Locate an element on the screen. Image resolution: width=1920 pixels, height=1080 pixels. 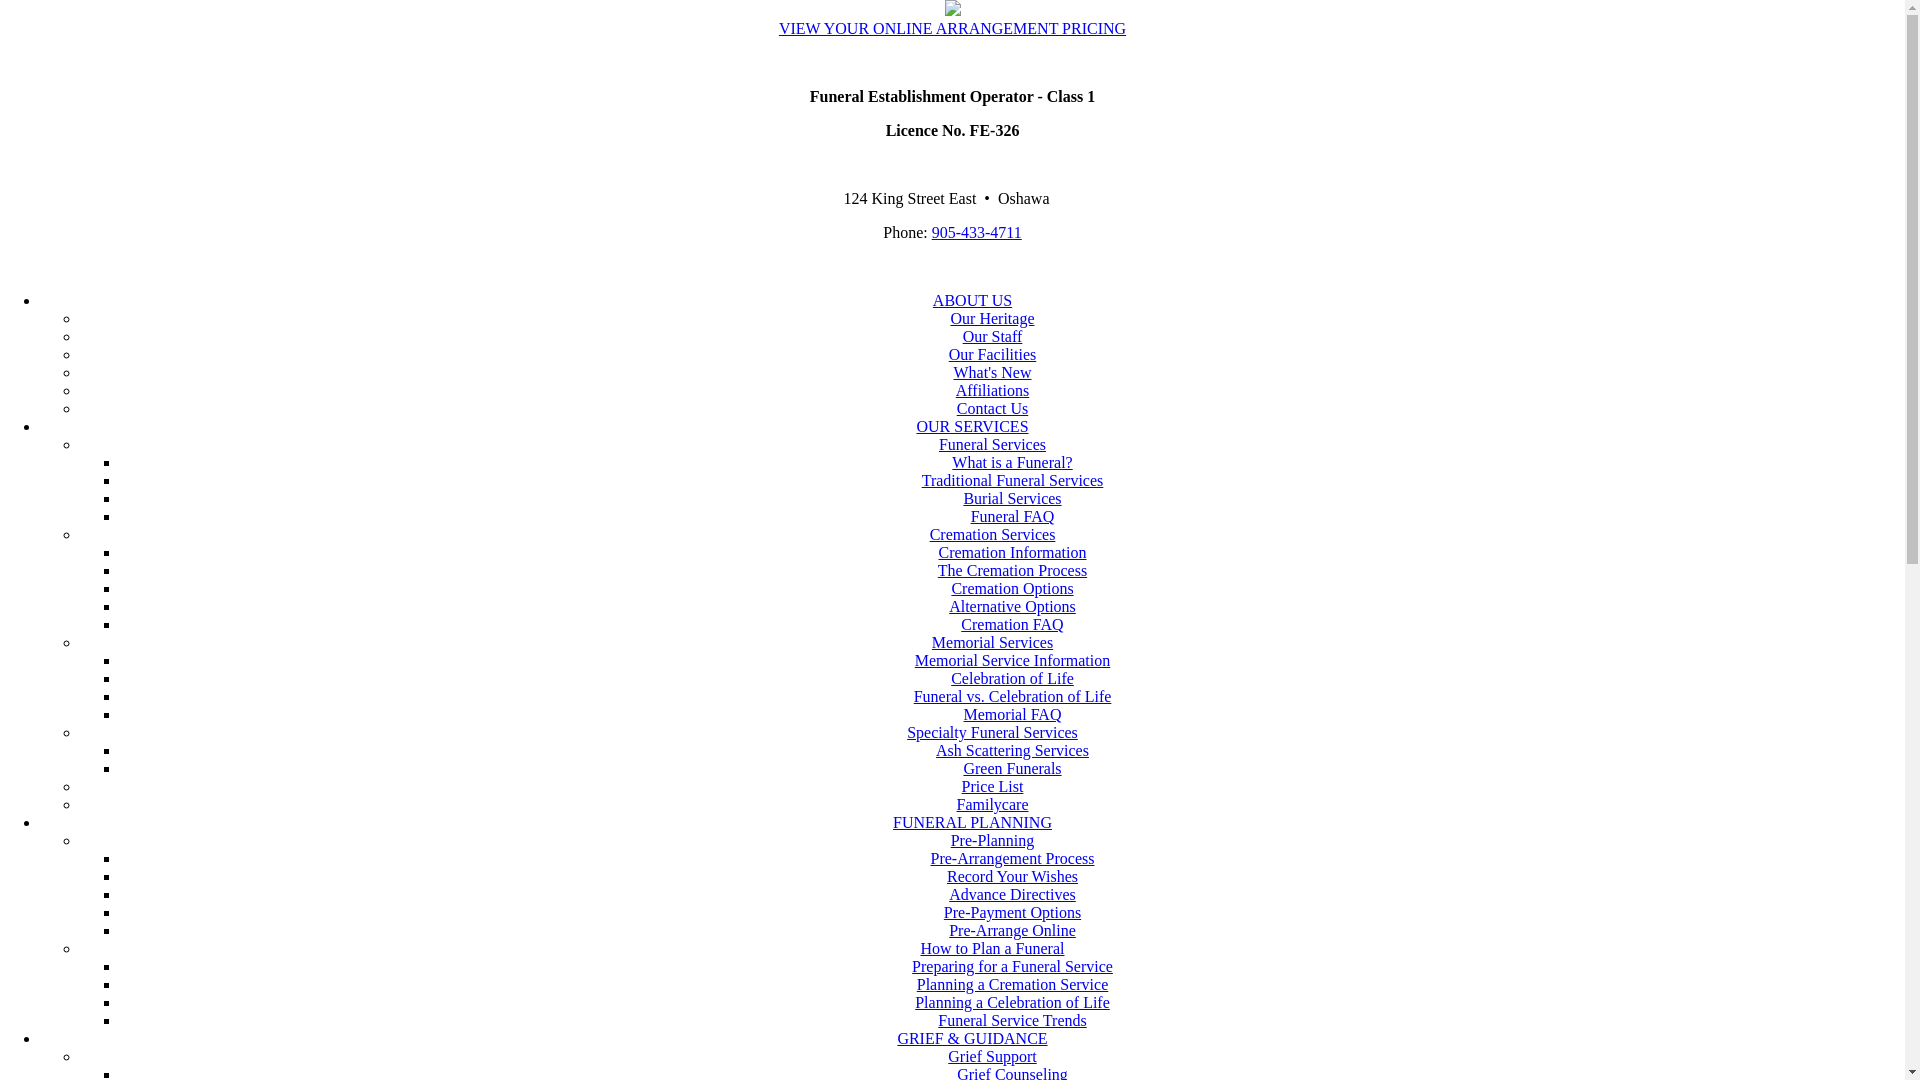
'Grief Support' is located at coordinates (992, 1055).